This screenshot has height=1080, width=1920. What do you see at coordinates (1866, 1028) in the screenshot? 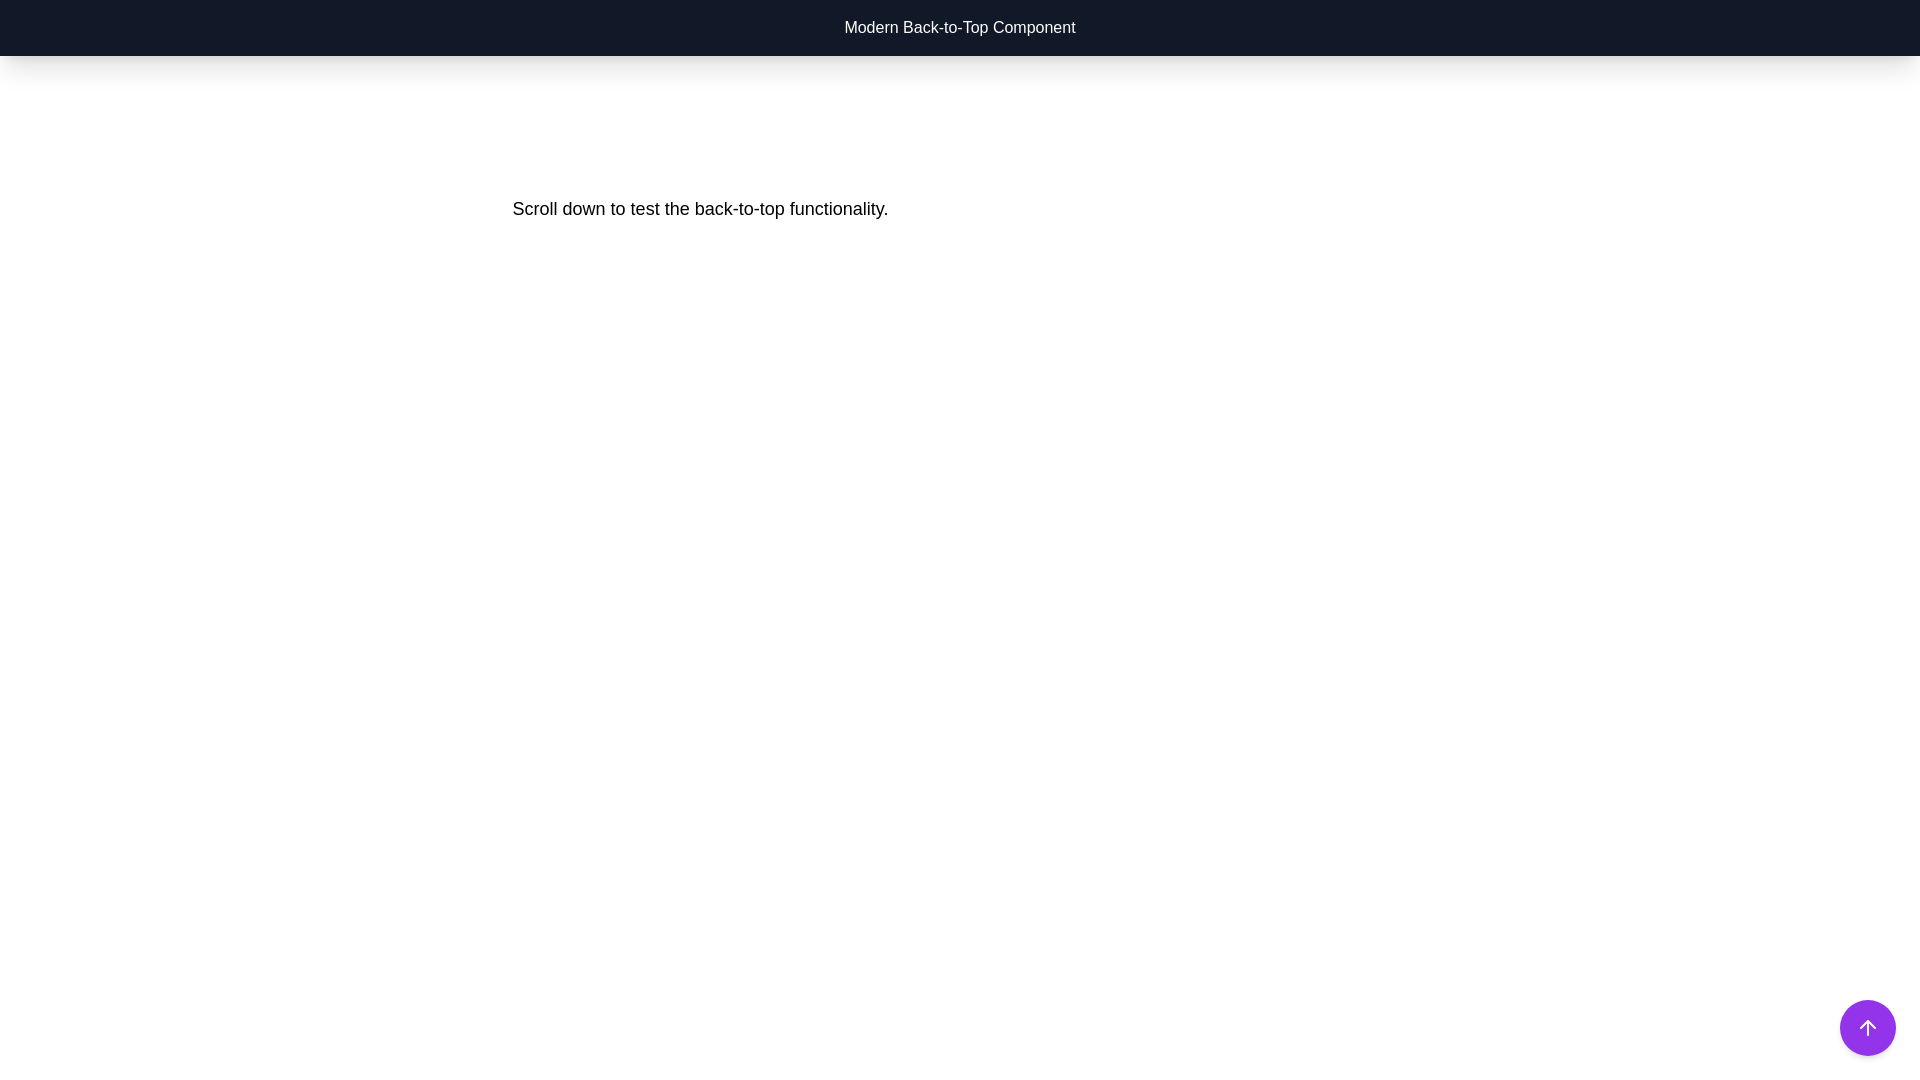
I see `keyboard navigation` at bounding box center [1866, 1028].